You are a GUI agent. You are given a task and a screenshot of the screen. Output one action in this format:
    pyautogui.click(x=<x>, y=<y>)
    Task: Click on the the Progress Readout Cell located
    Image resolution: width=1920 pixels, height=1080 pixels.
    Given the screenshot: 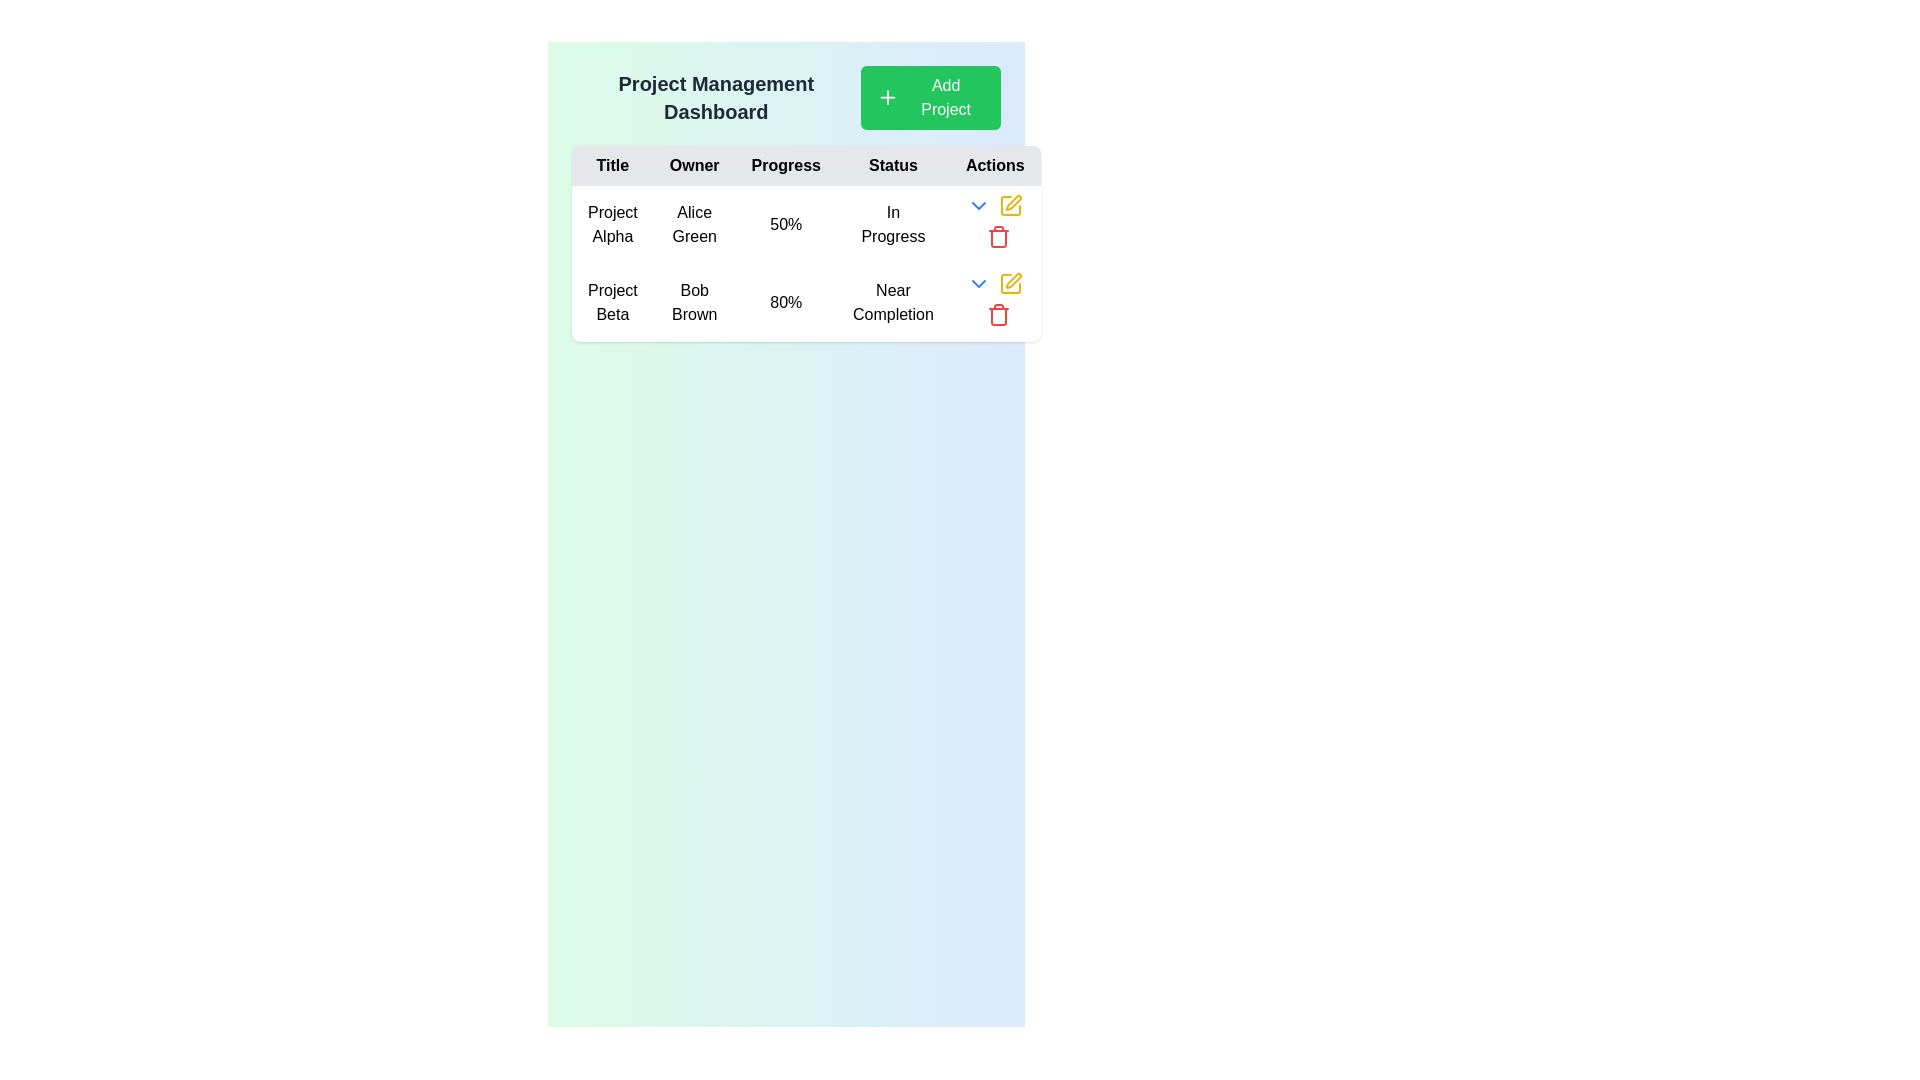 What is the action you would take?
    pyautogui.click(x=806, y=262)
    